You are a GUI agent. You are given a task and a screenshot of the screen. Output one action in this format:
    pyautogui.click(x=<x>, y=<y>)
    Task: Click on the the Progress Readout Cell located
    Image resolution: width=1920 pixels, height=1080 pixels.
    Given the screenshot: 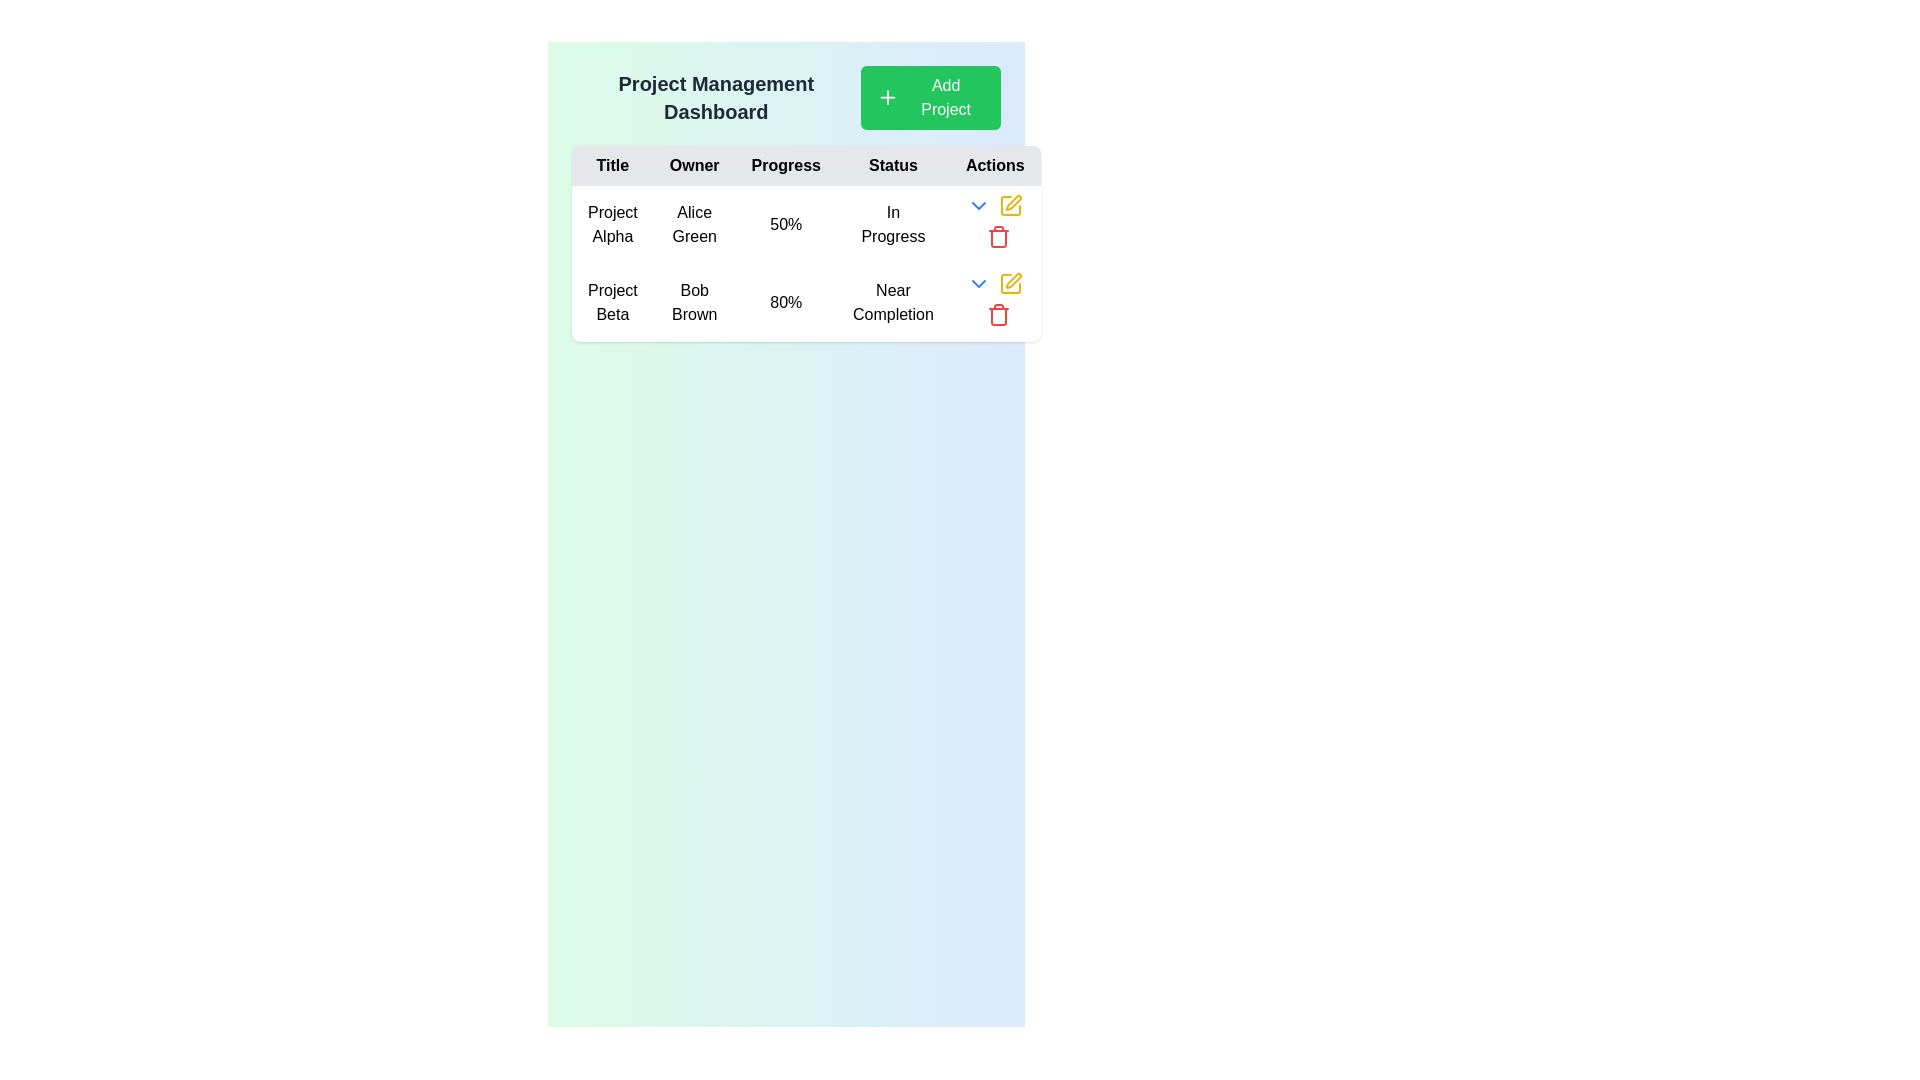 What is the action you would take?
    pyautogui.click(x=806, y=262)
    